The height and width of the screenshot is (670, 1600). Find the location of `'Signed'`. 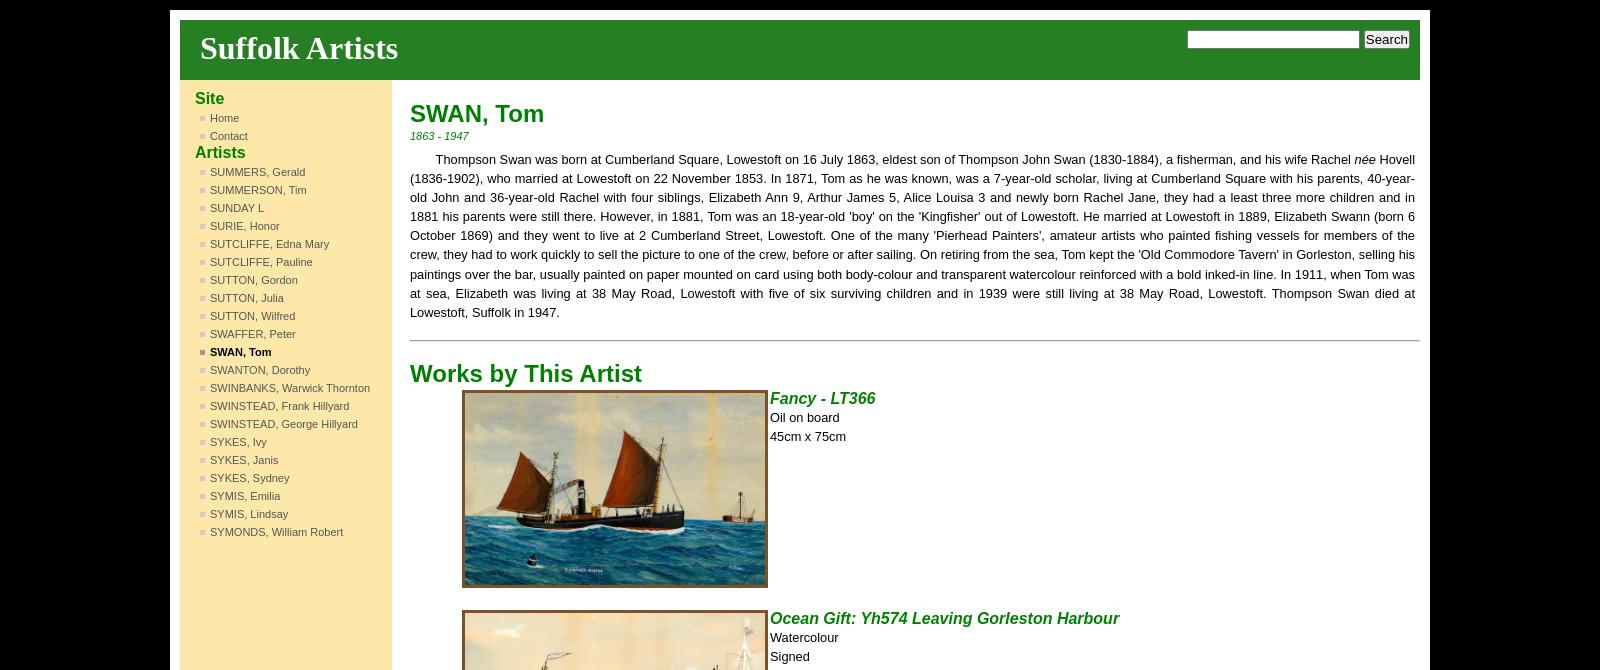

'Signed' is located at coordinates (789, 654).